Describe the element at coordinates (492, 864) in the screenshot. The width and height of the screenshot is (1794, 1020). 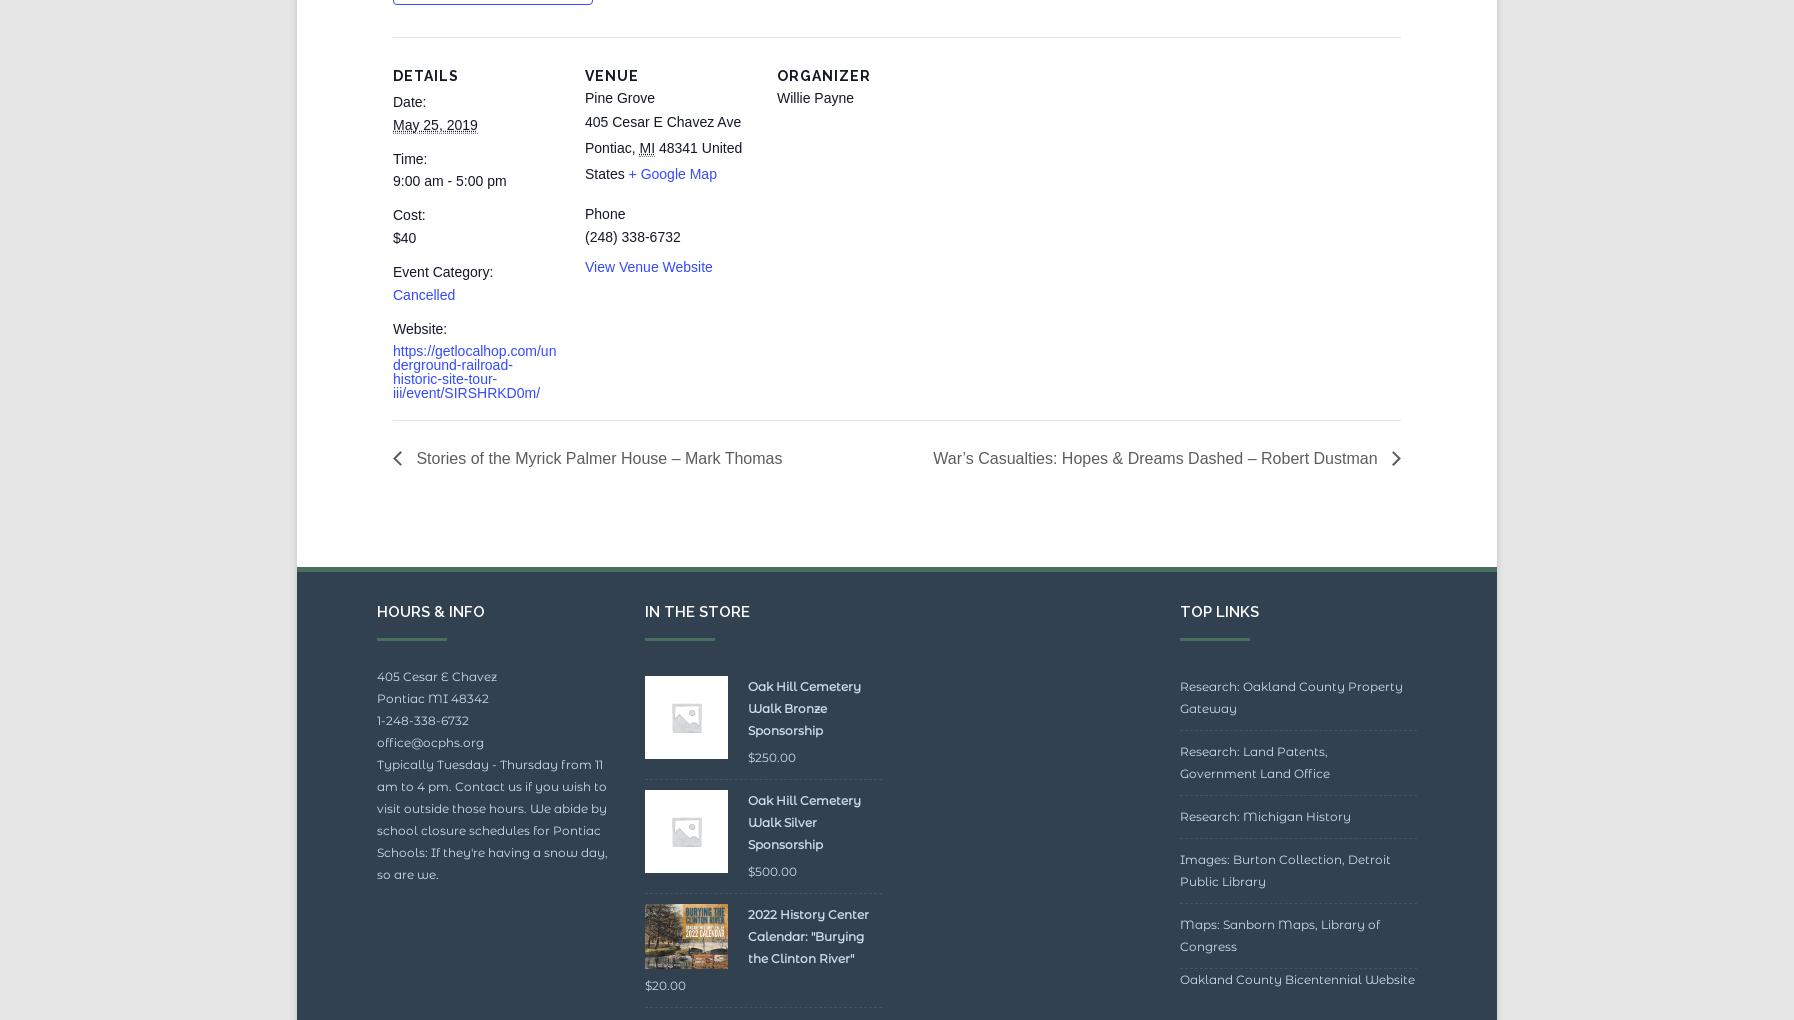
I see `'Typically Tuesday - Thursday from 11 am to 4 pm. Contact us if you wish to visit outside those hours.  We abide by school closure schedules for Pontiac Schools: If they're having a snow day, so are we.'` at that location.